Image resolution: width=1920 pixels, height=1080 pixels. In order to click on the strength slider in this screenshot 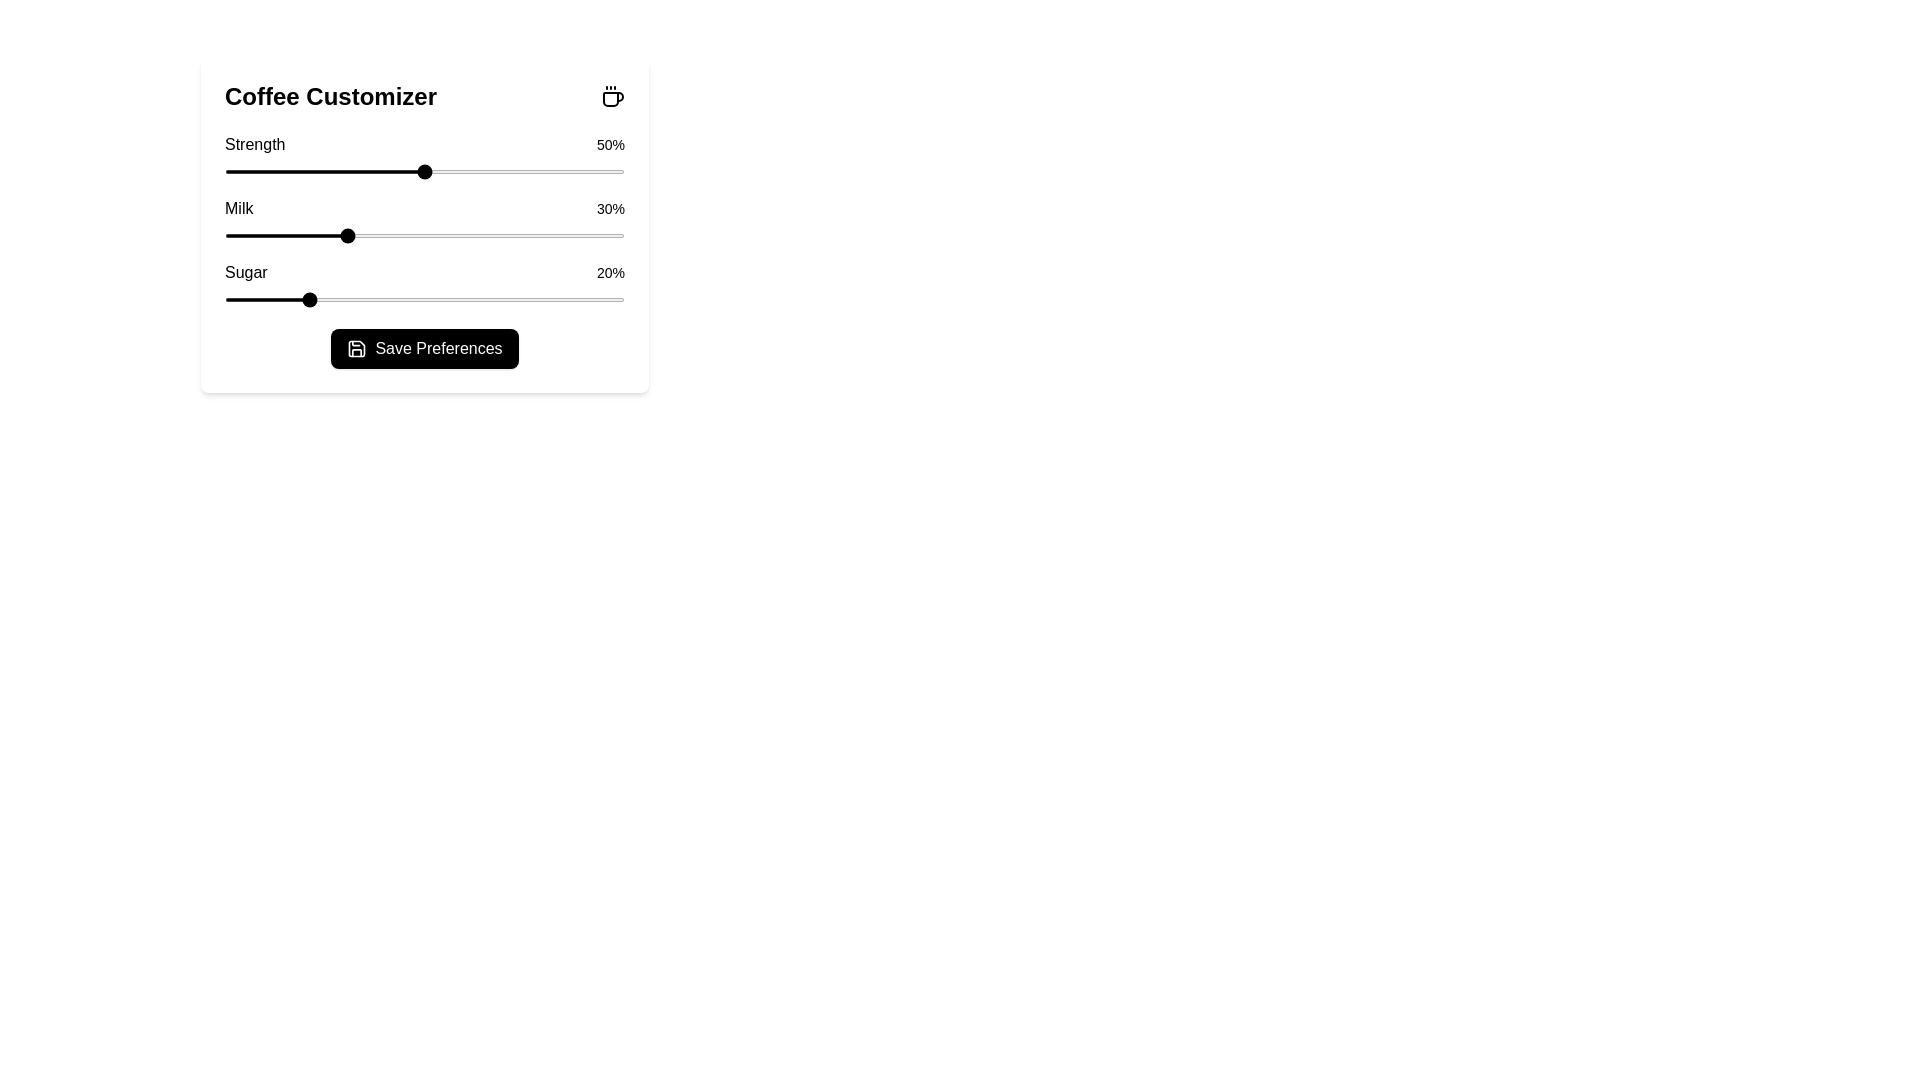, I will do `click(280, 171)`.